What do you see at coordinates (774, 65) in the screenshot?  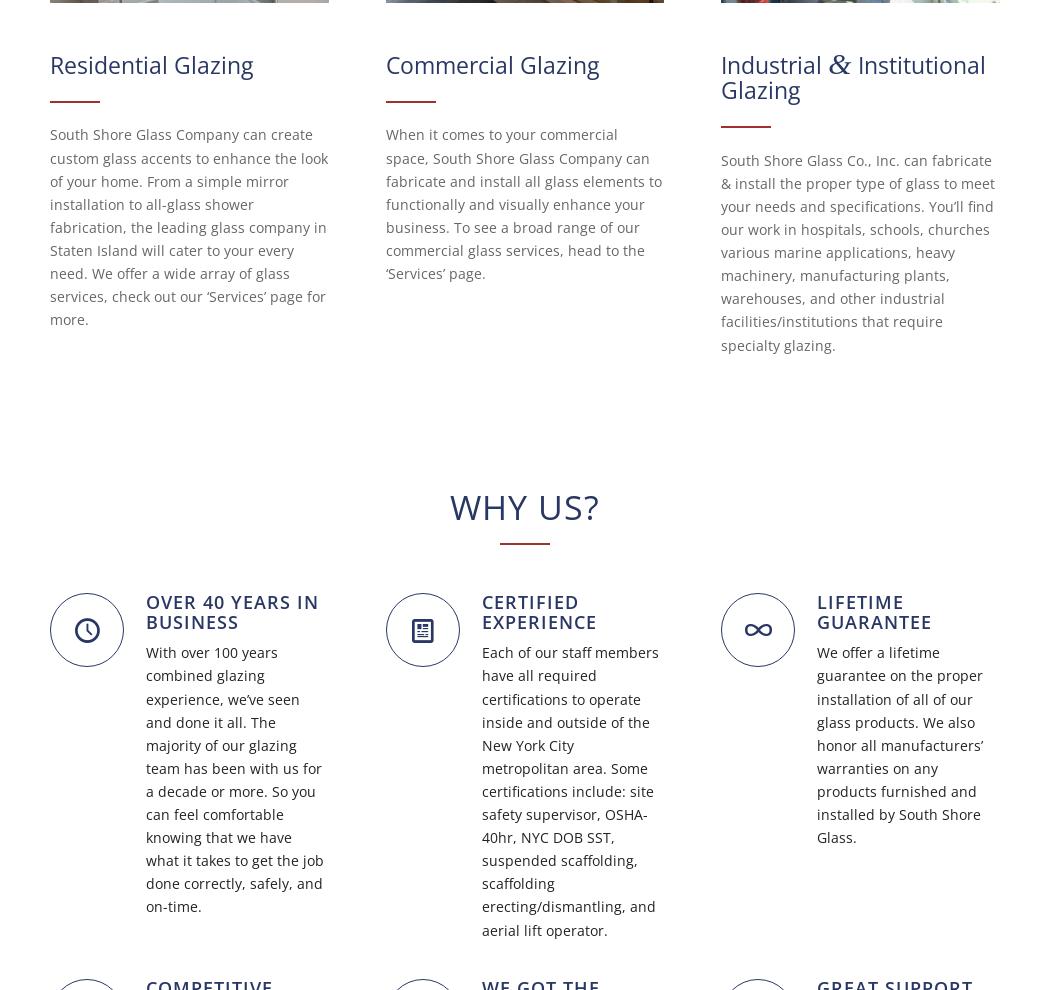 I see `'Industrial'` at bounding box center [774, 65].